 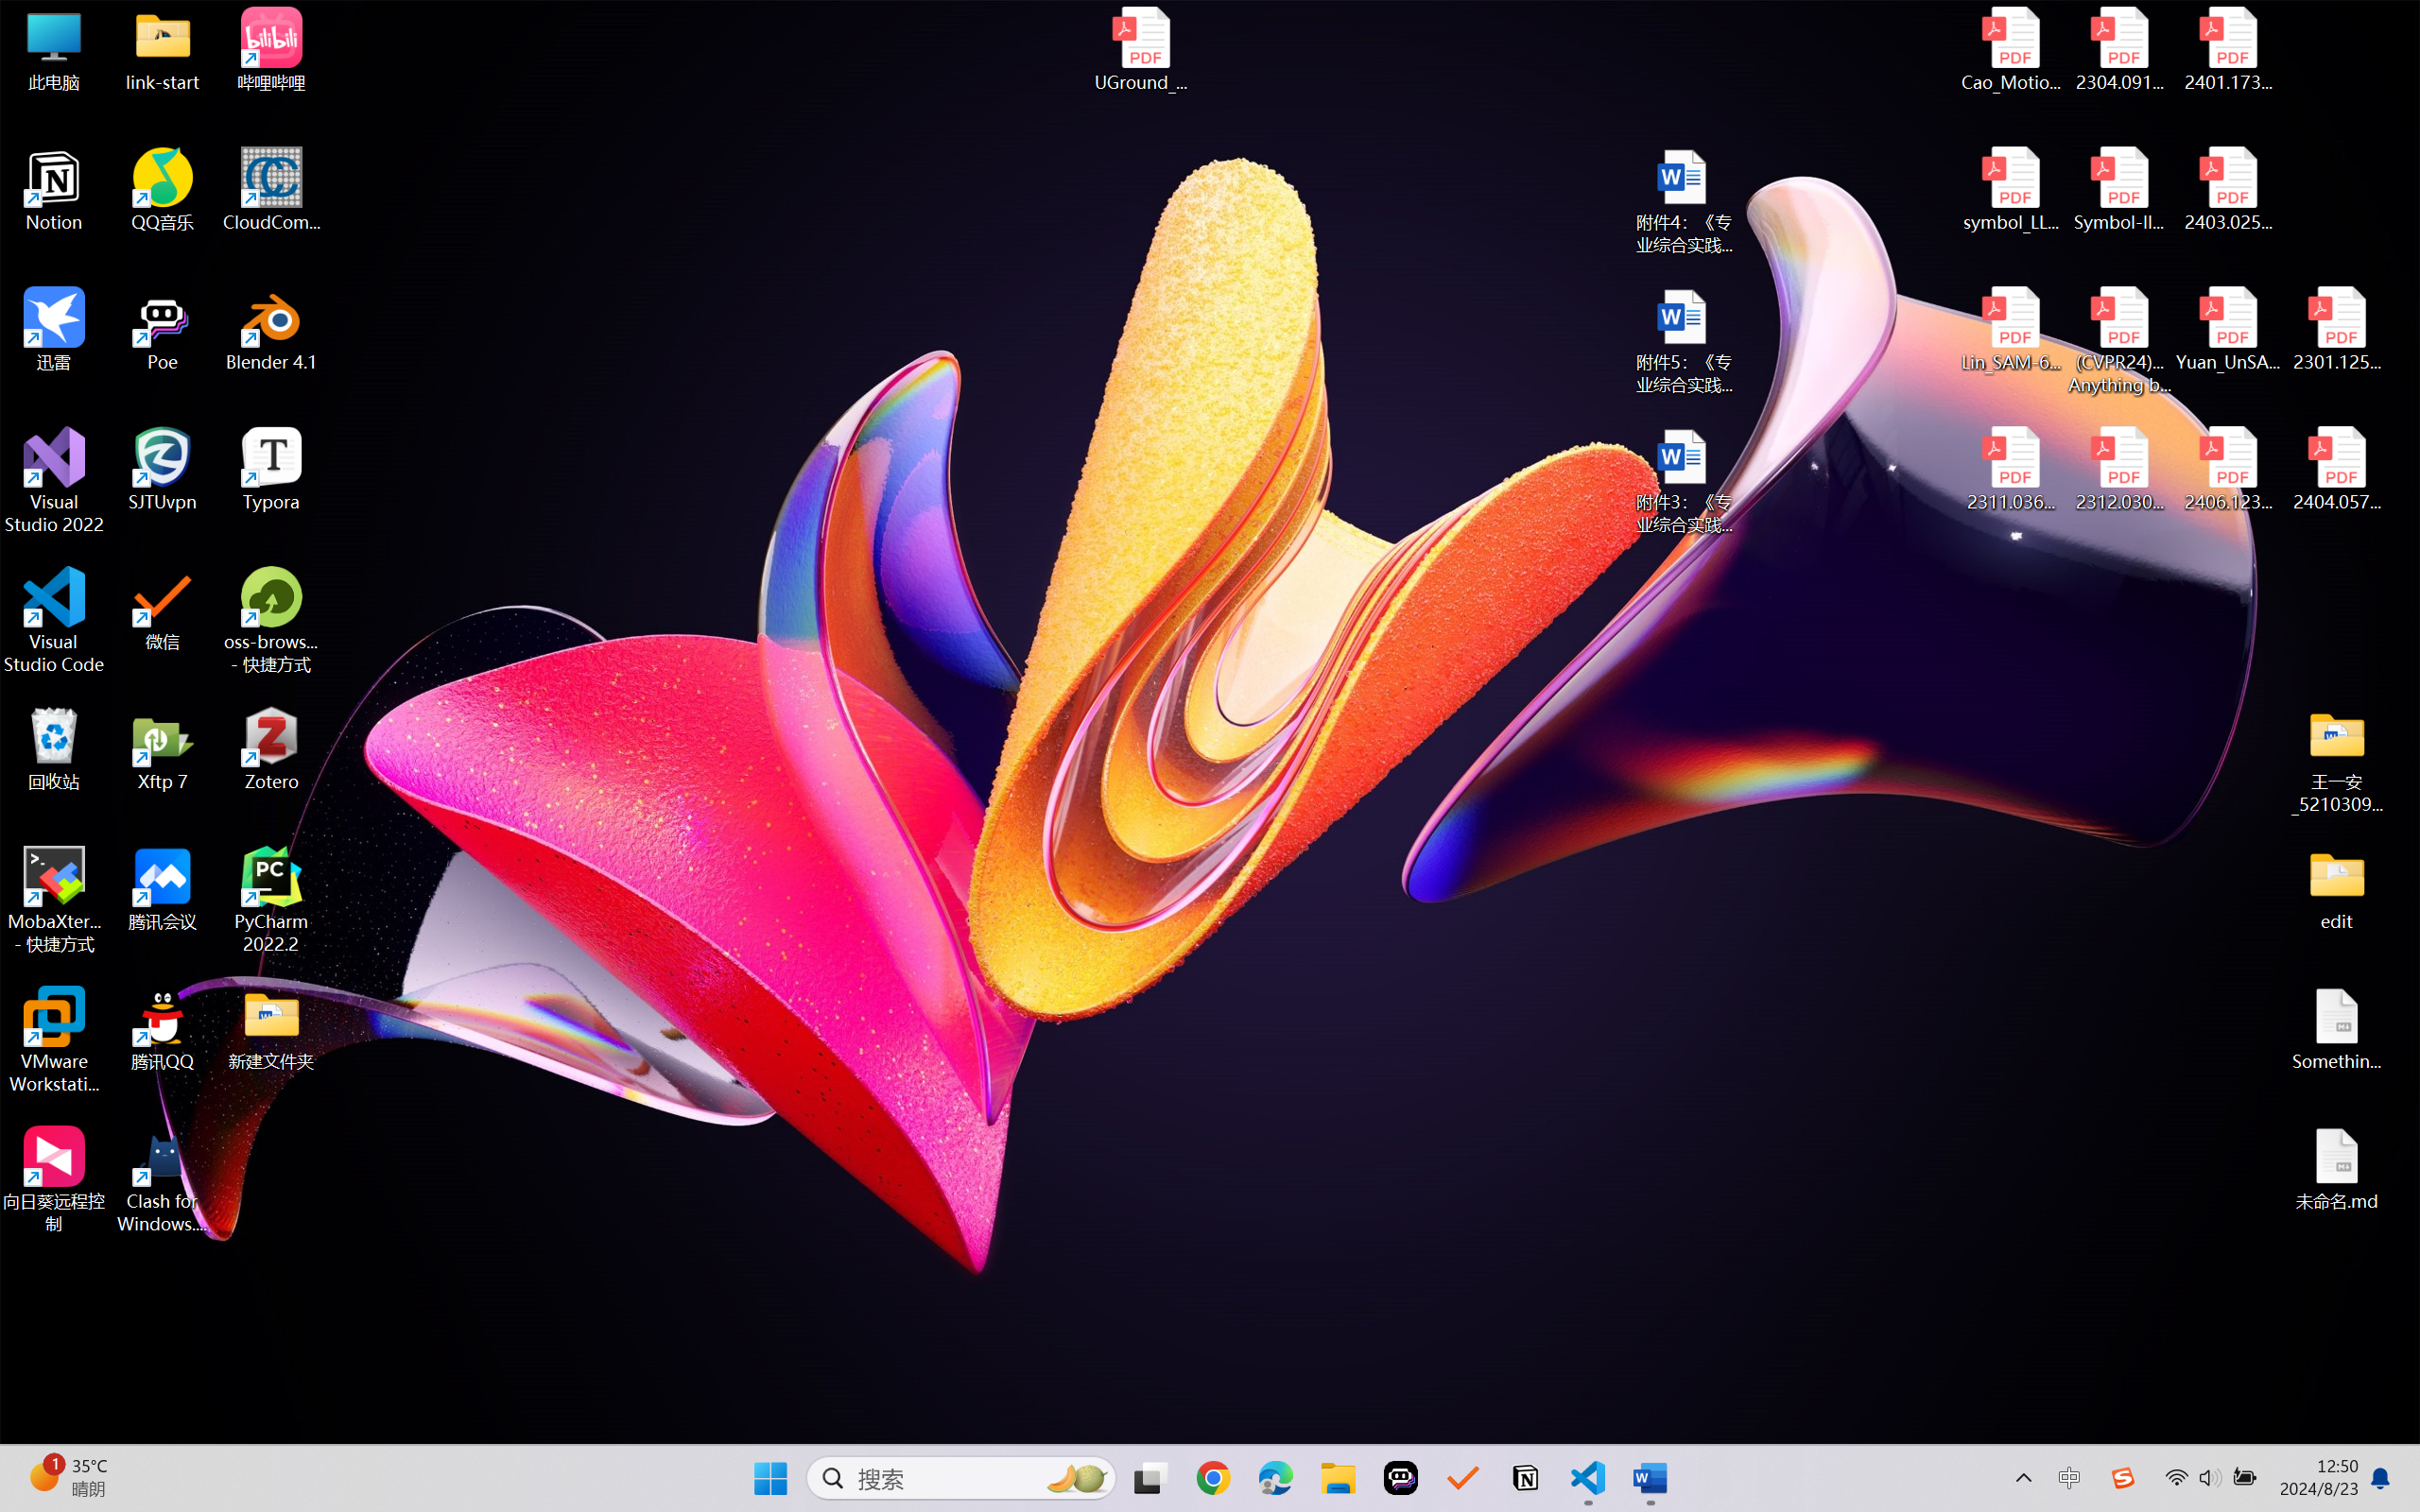 I want to click on 'Something.md', so click(x=2335, y=1029).